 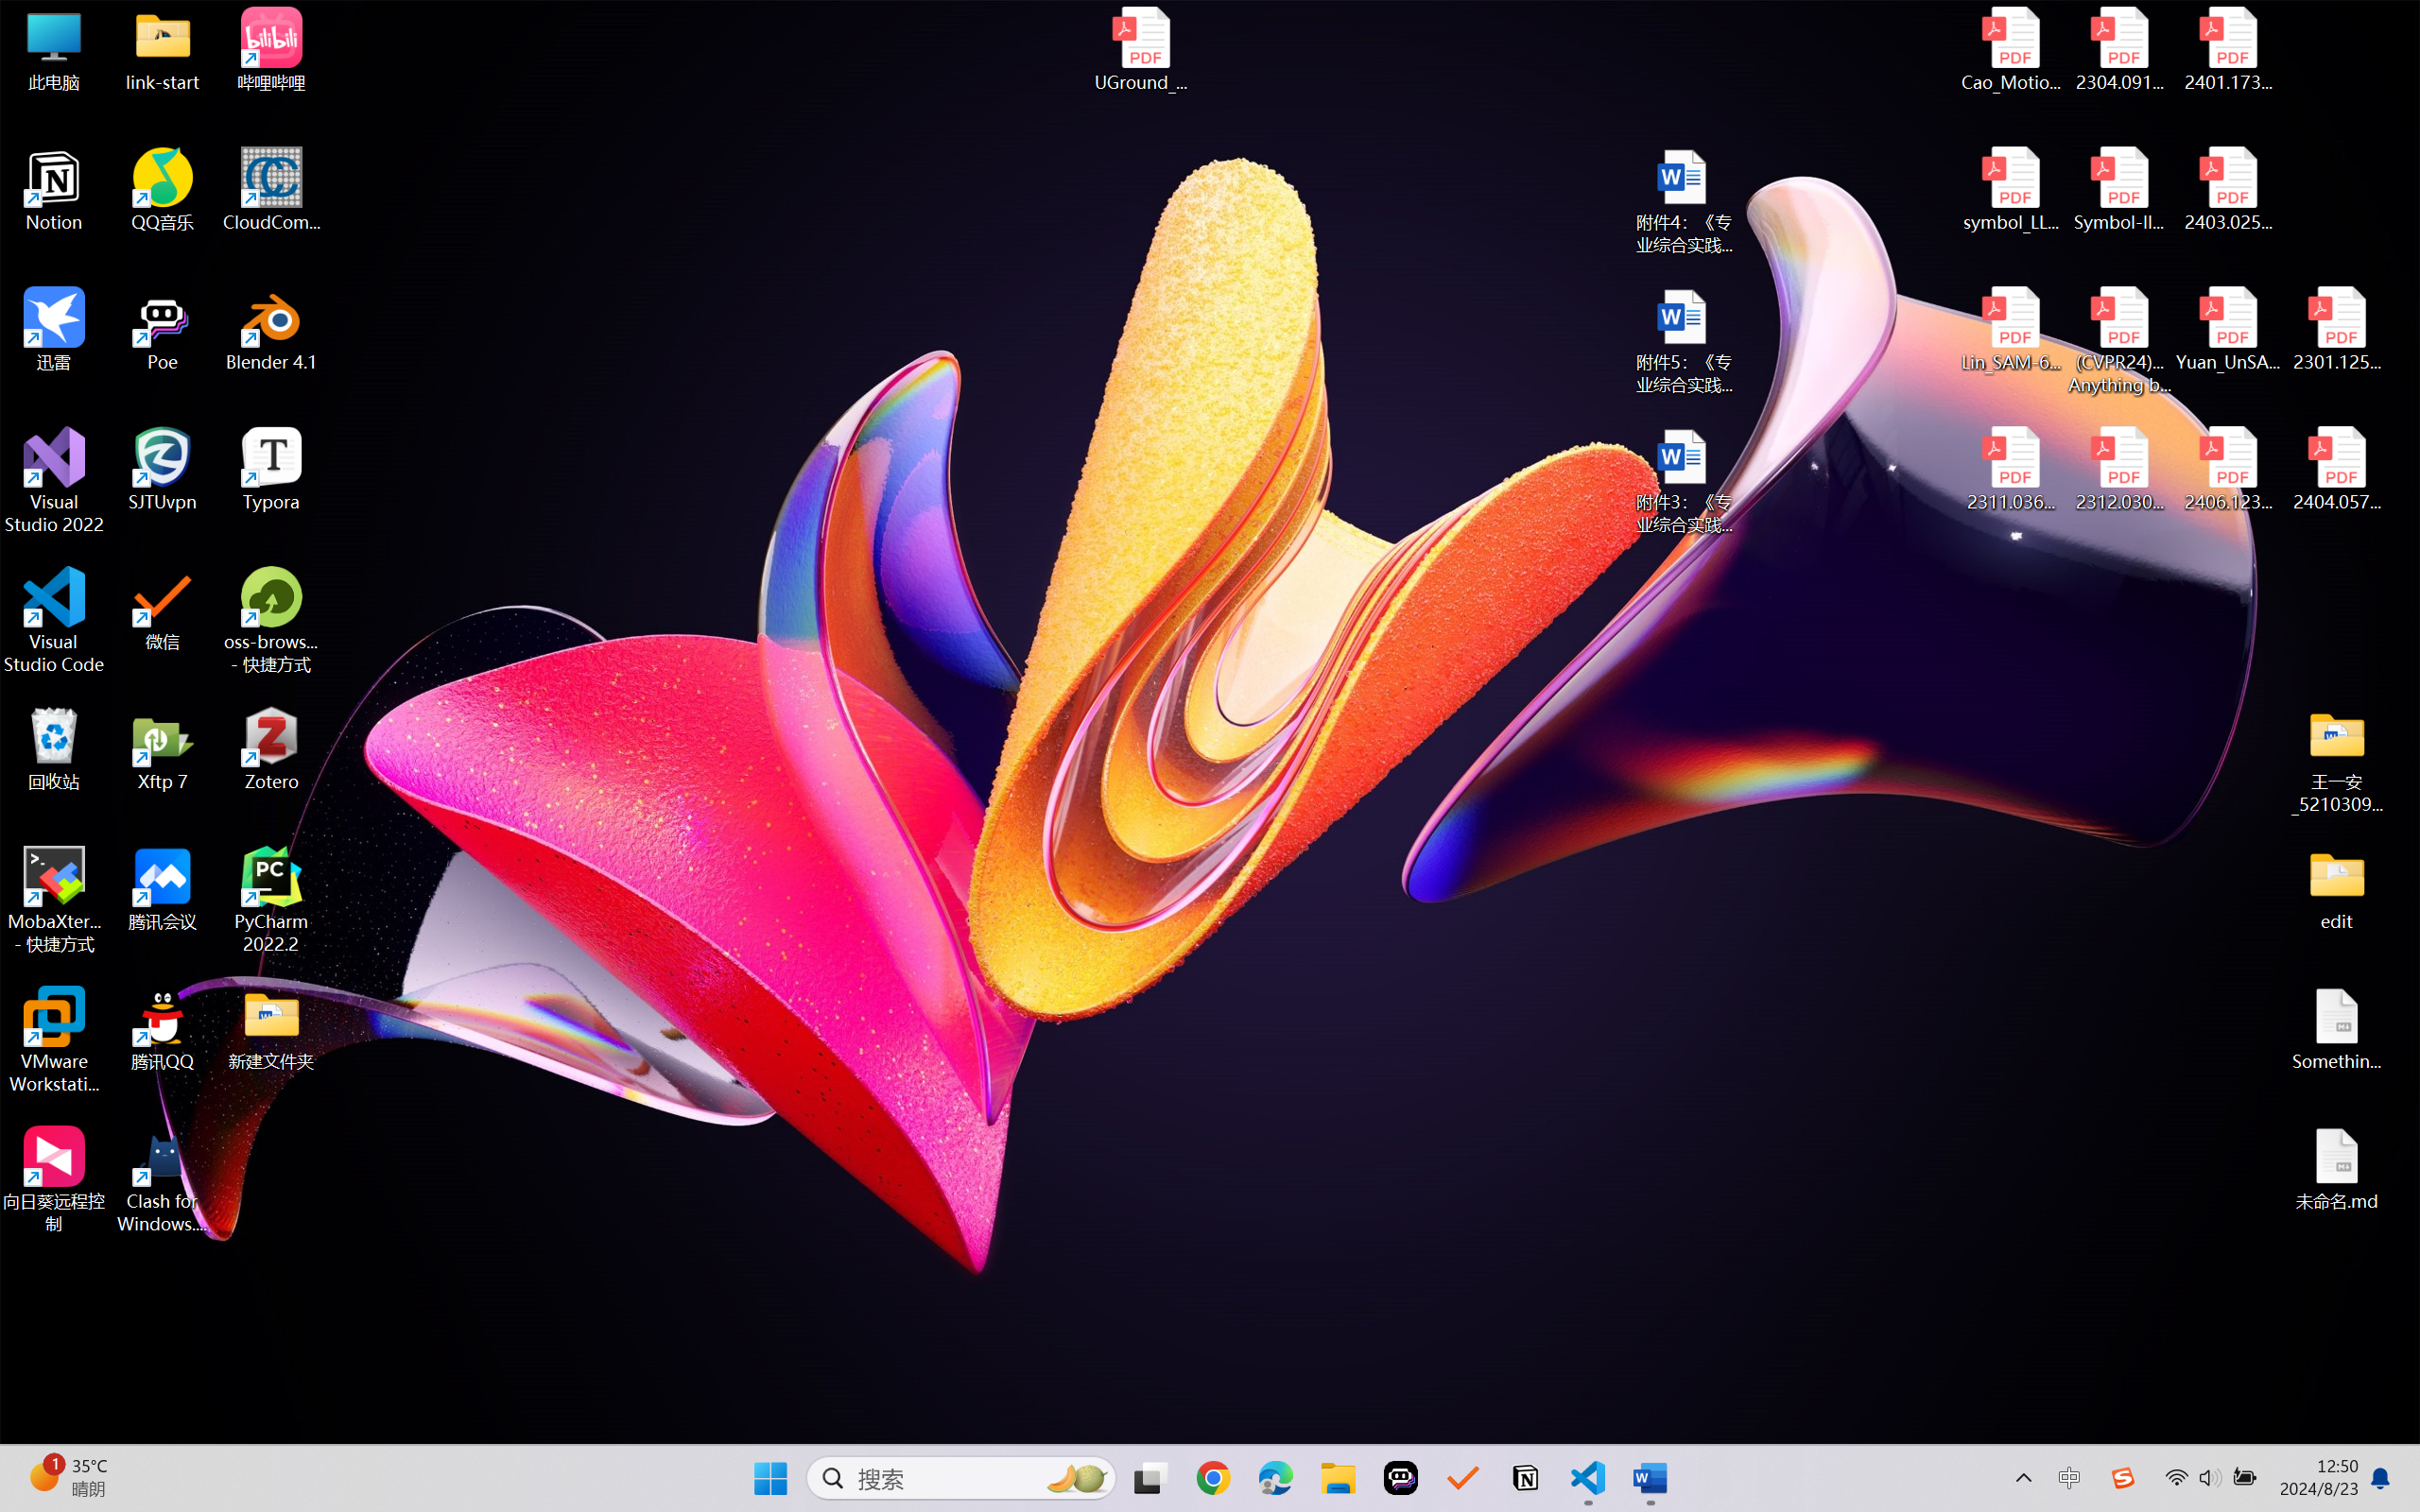 I want to click on 'Something.md', so click(x=2335, y=1029).